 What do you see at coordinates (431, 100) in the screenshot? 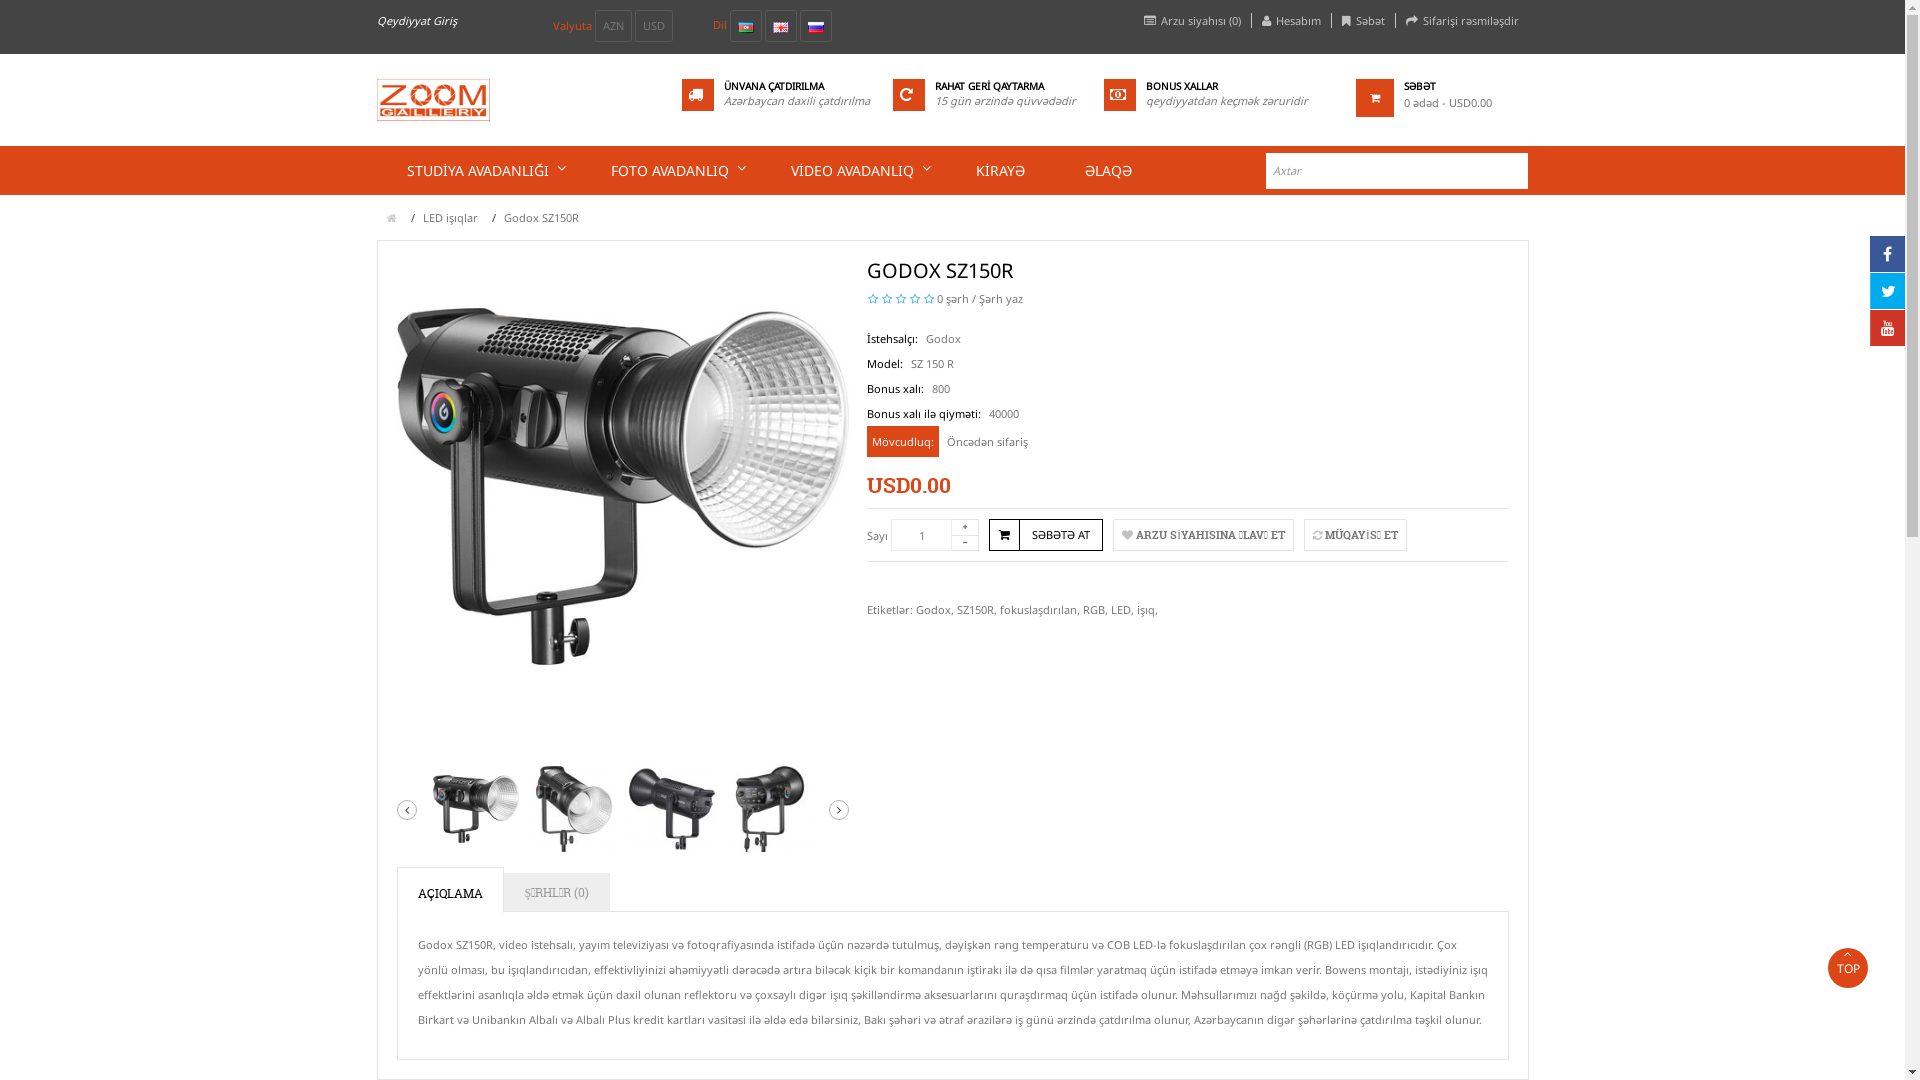
I see `'Zoom Gallery'` at bounding box center [431, 100].